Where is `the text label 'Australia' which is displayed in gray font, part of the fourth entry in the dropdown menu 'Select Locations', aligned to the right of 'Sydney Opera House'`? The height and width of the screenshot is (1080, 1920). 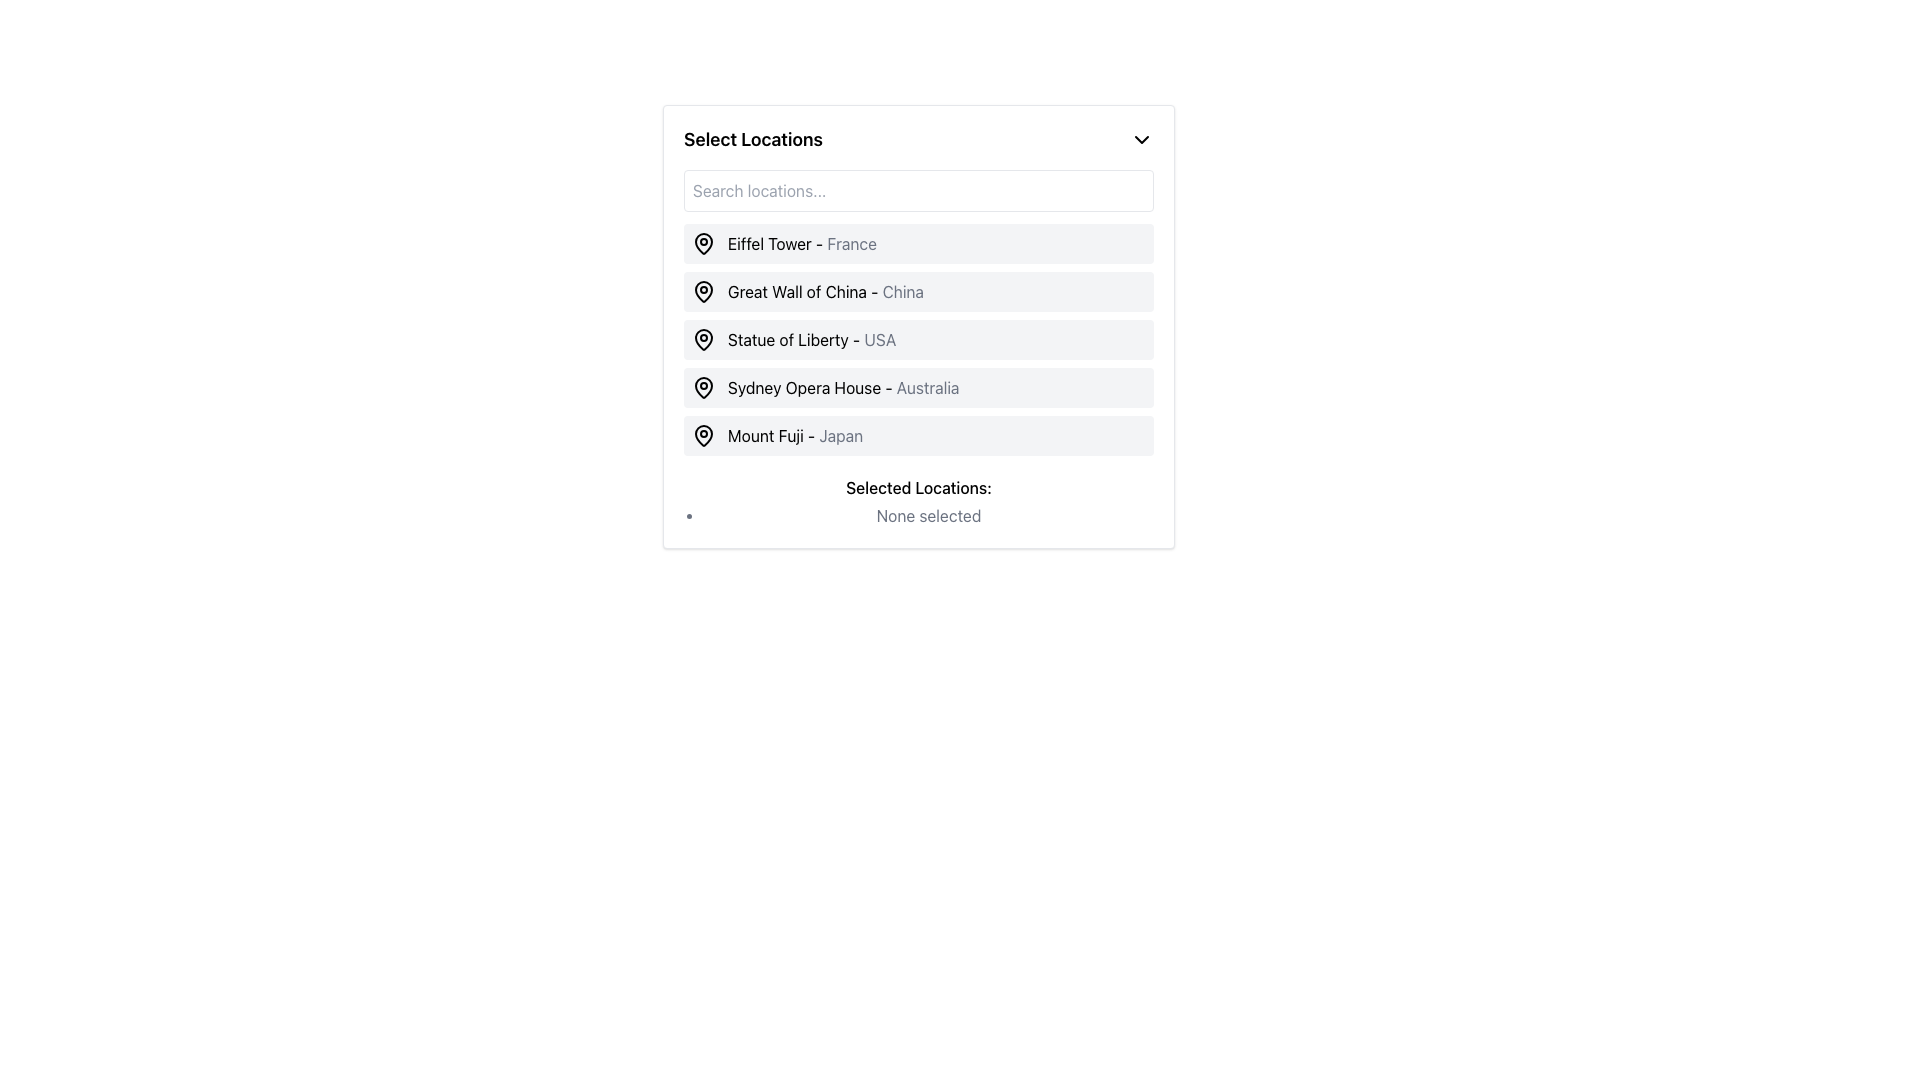 the text label 'Australia' which is displayed in gray font, part of the fourth entry in the dropdown menu 'Select Locations', aligned to the right of 'Sydney Opera House' is located at coordinates (927, 388).